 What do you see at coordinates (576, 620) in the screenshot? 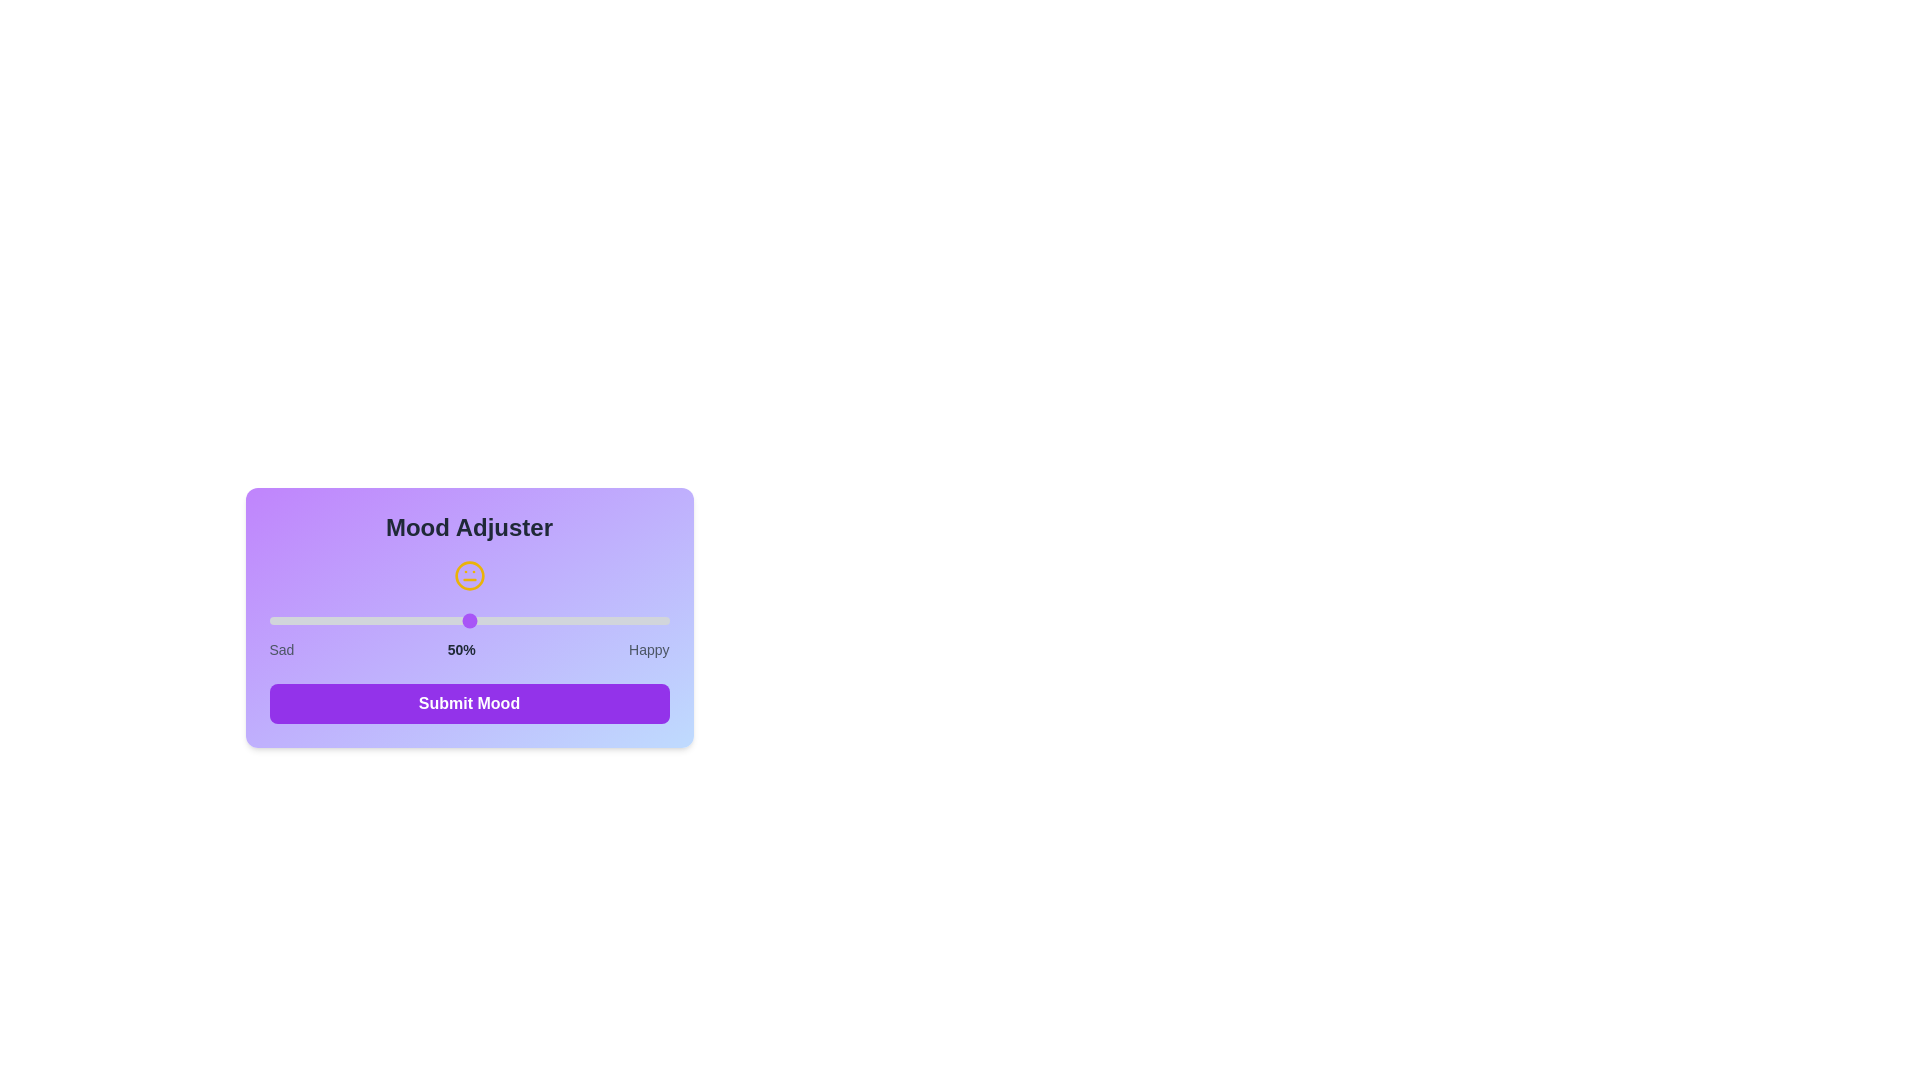
I see `the mood slider to 77% to observe the mood icon change` at bounding box center [576, 620].